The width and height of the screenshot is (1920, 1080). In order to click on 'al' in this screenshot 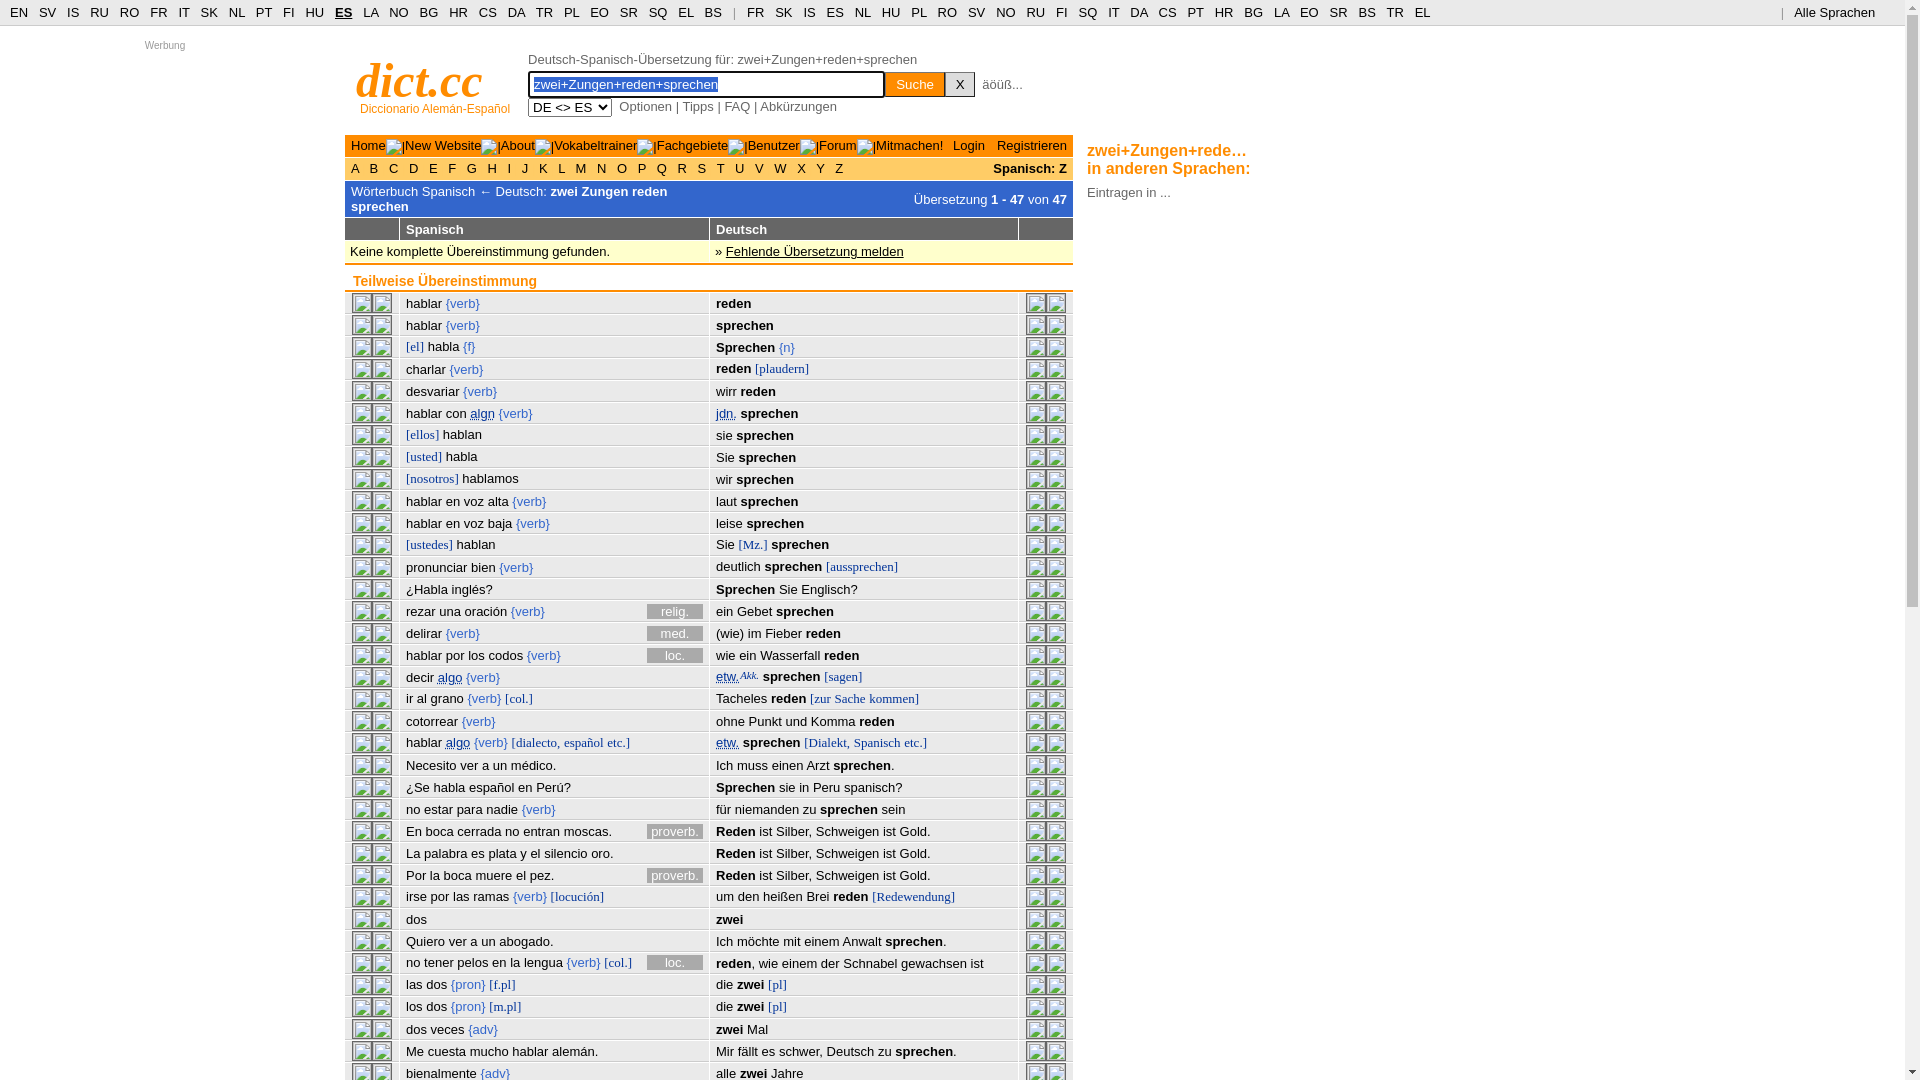, I will do `click(421, 697)`.